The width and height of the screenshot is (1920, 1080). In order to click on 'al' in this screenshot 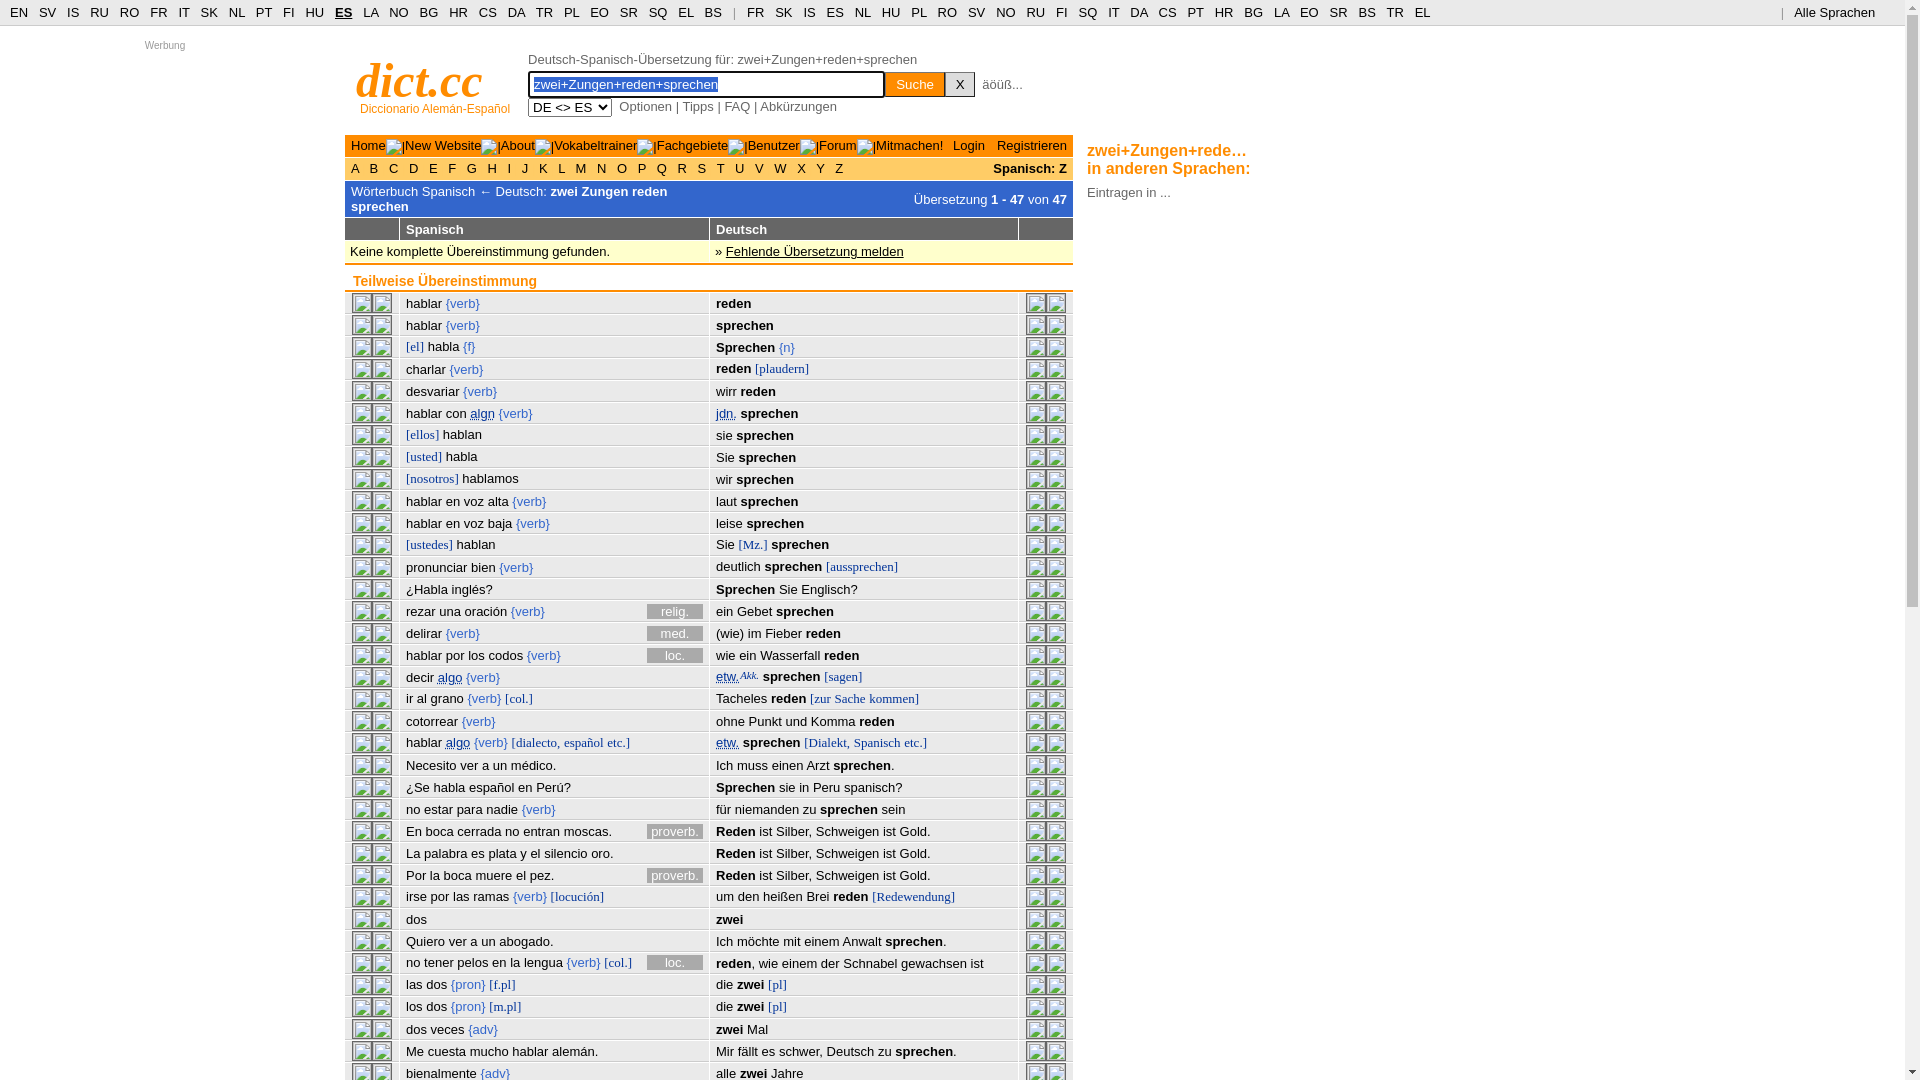, I will do `click(421, 697)`.